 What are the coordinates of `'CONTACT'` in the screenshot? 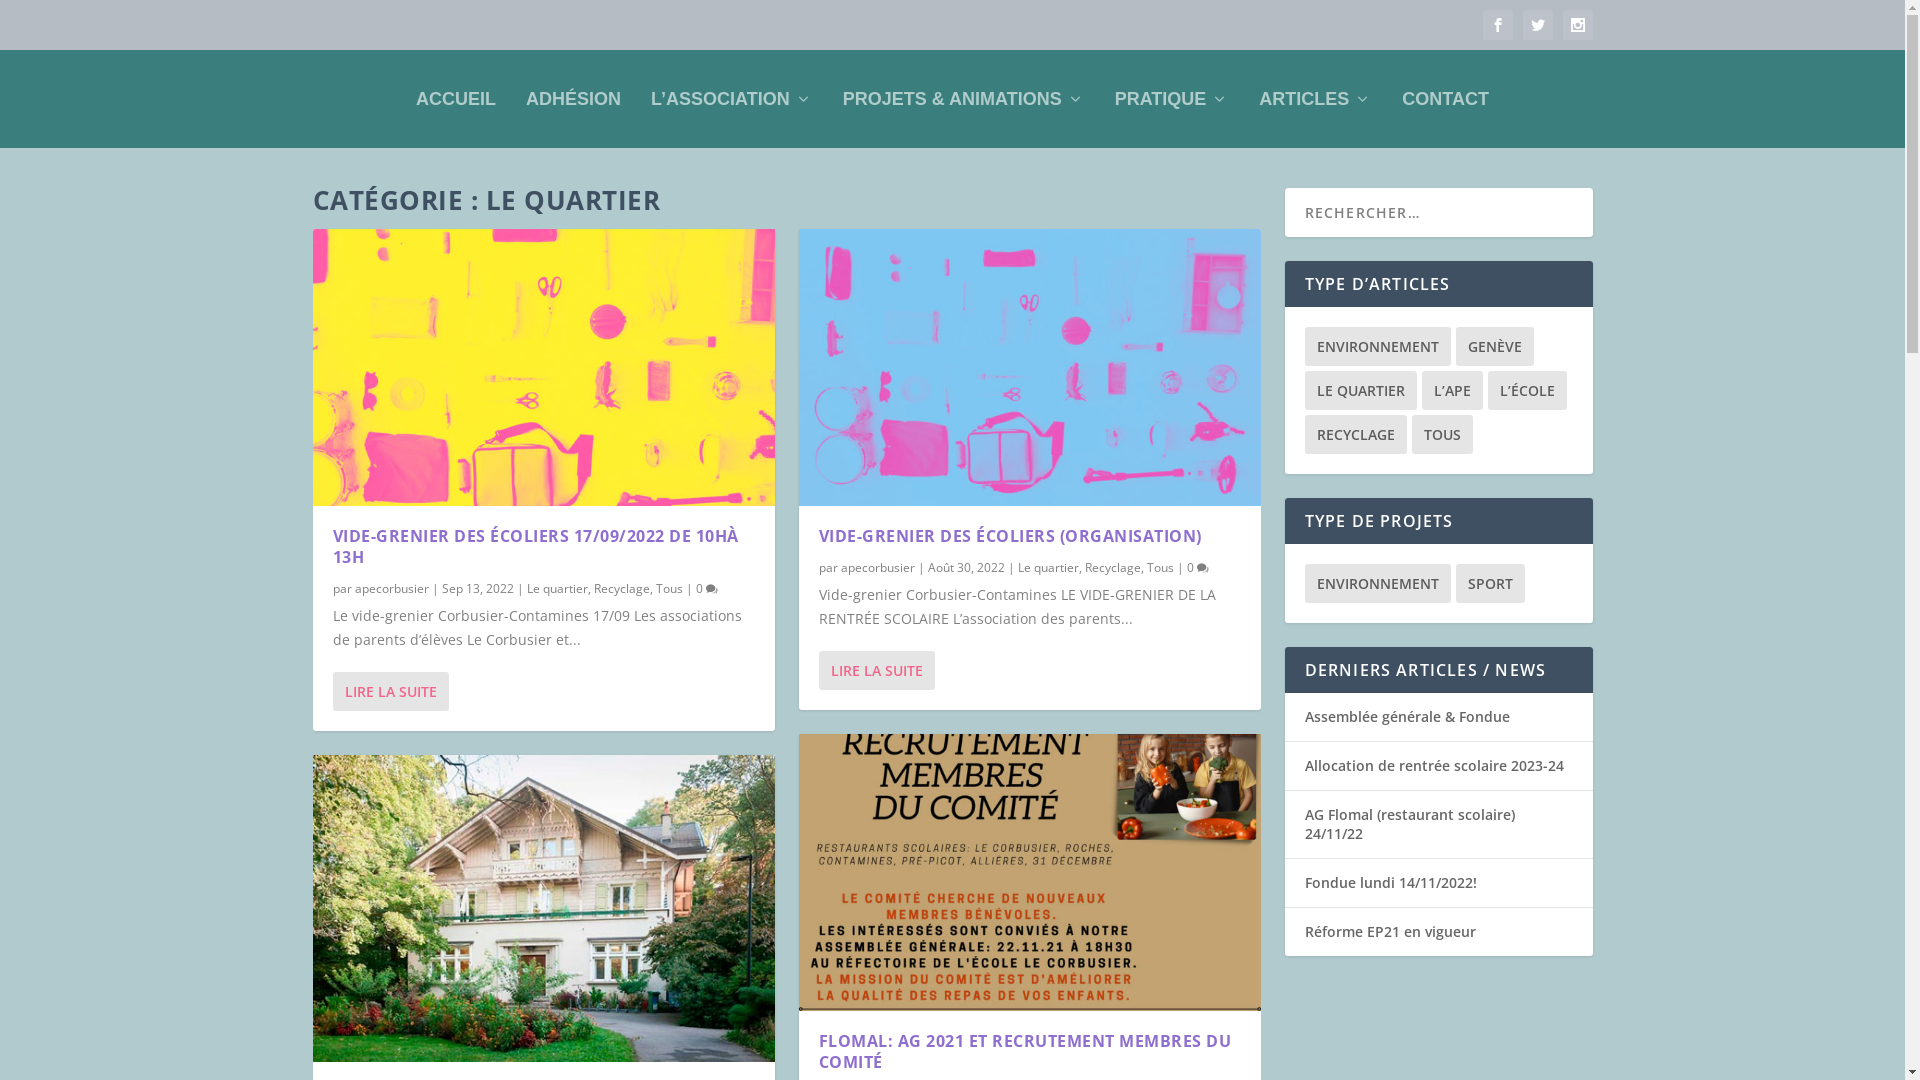 It's located at (1445, 99).